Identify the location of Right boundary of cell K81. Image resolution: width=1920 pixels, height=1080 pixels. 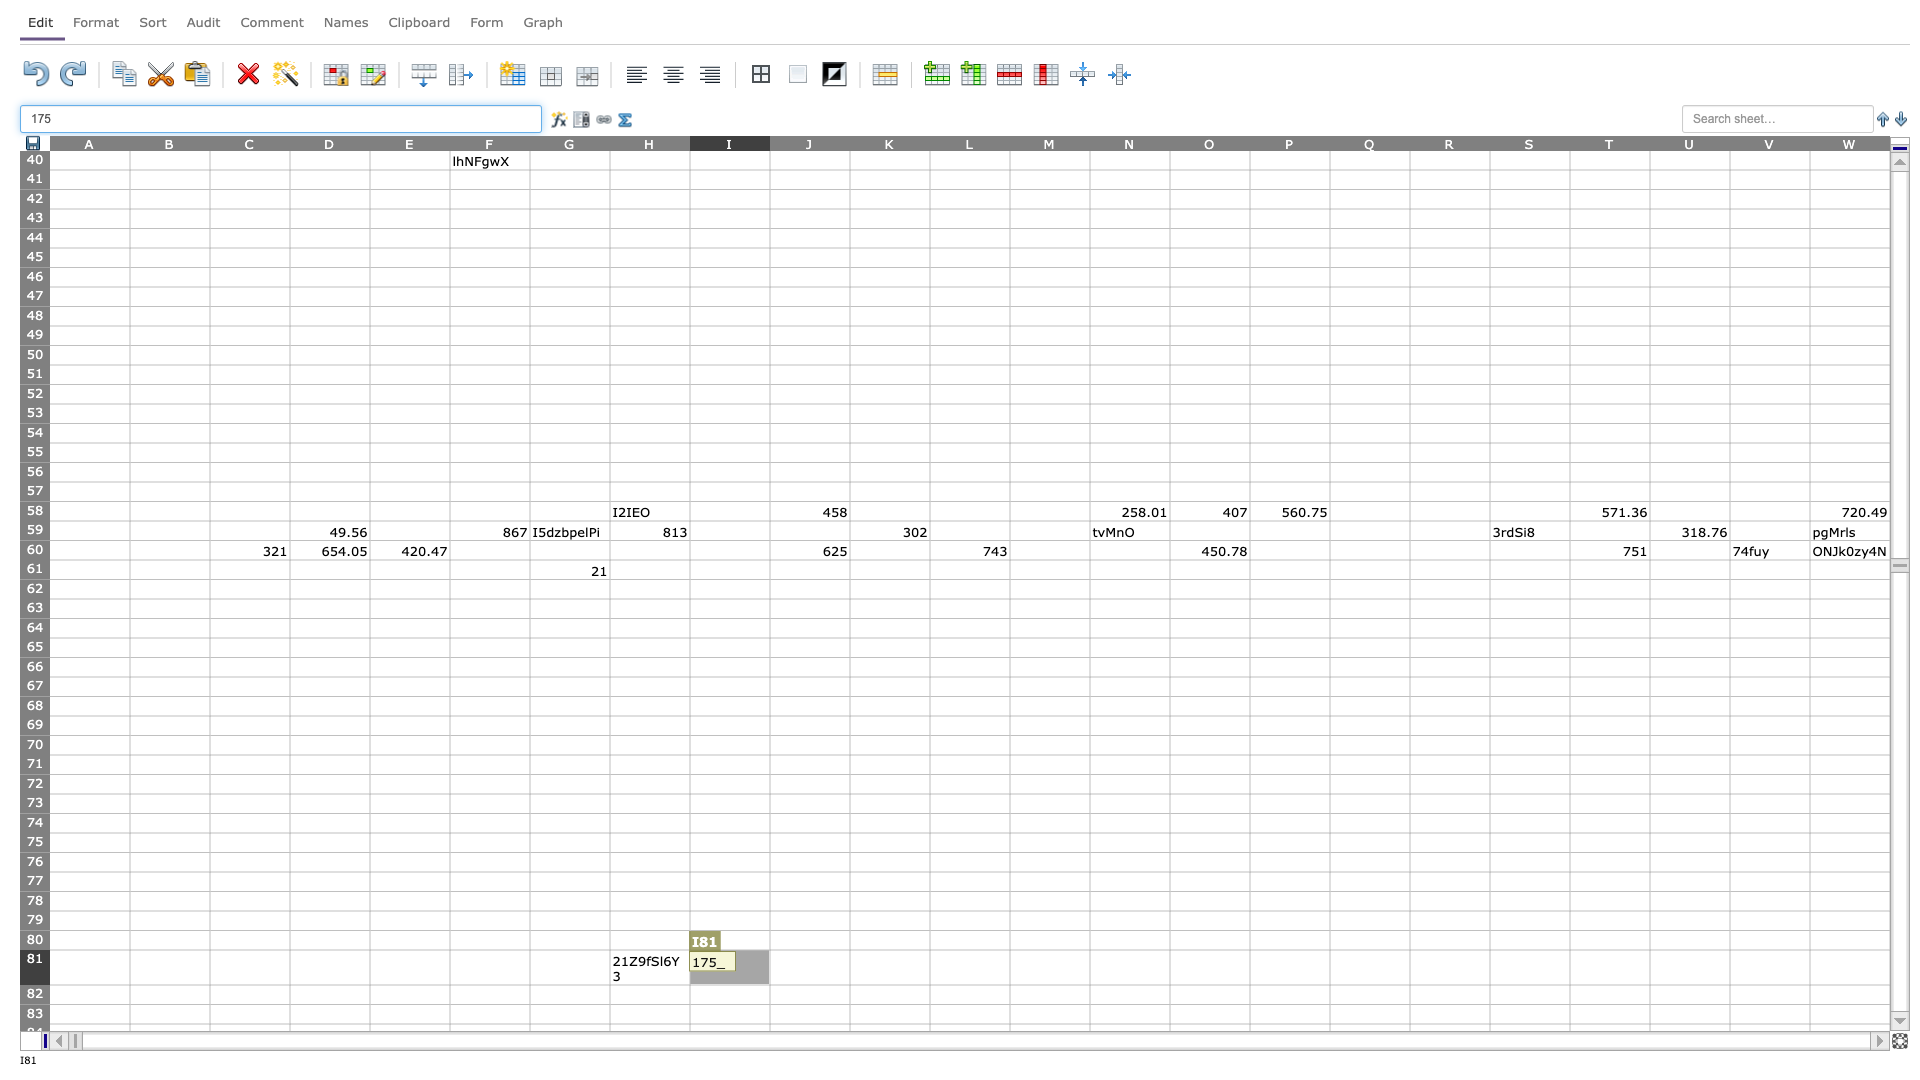
(929, 966).